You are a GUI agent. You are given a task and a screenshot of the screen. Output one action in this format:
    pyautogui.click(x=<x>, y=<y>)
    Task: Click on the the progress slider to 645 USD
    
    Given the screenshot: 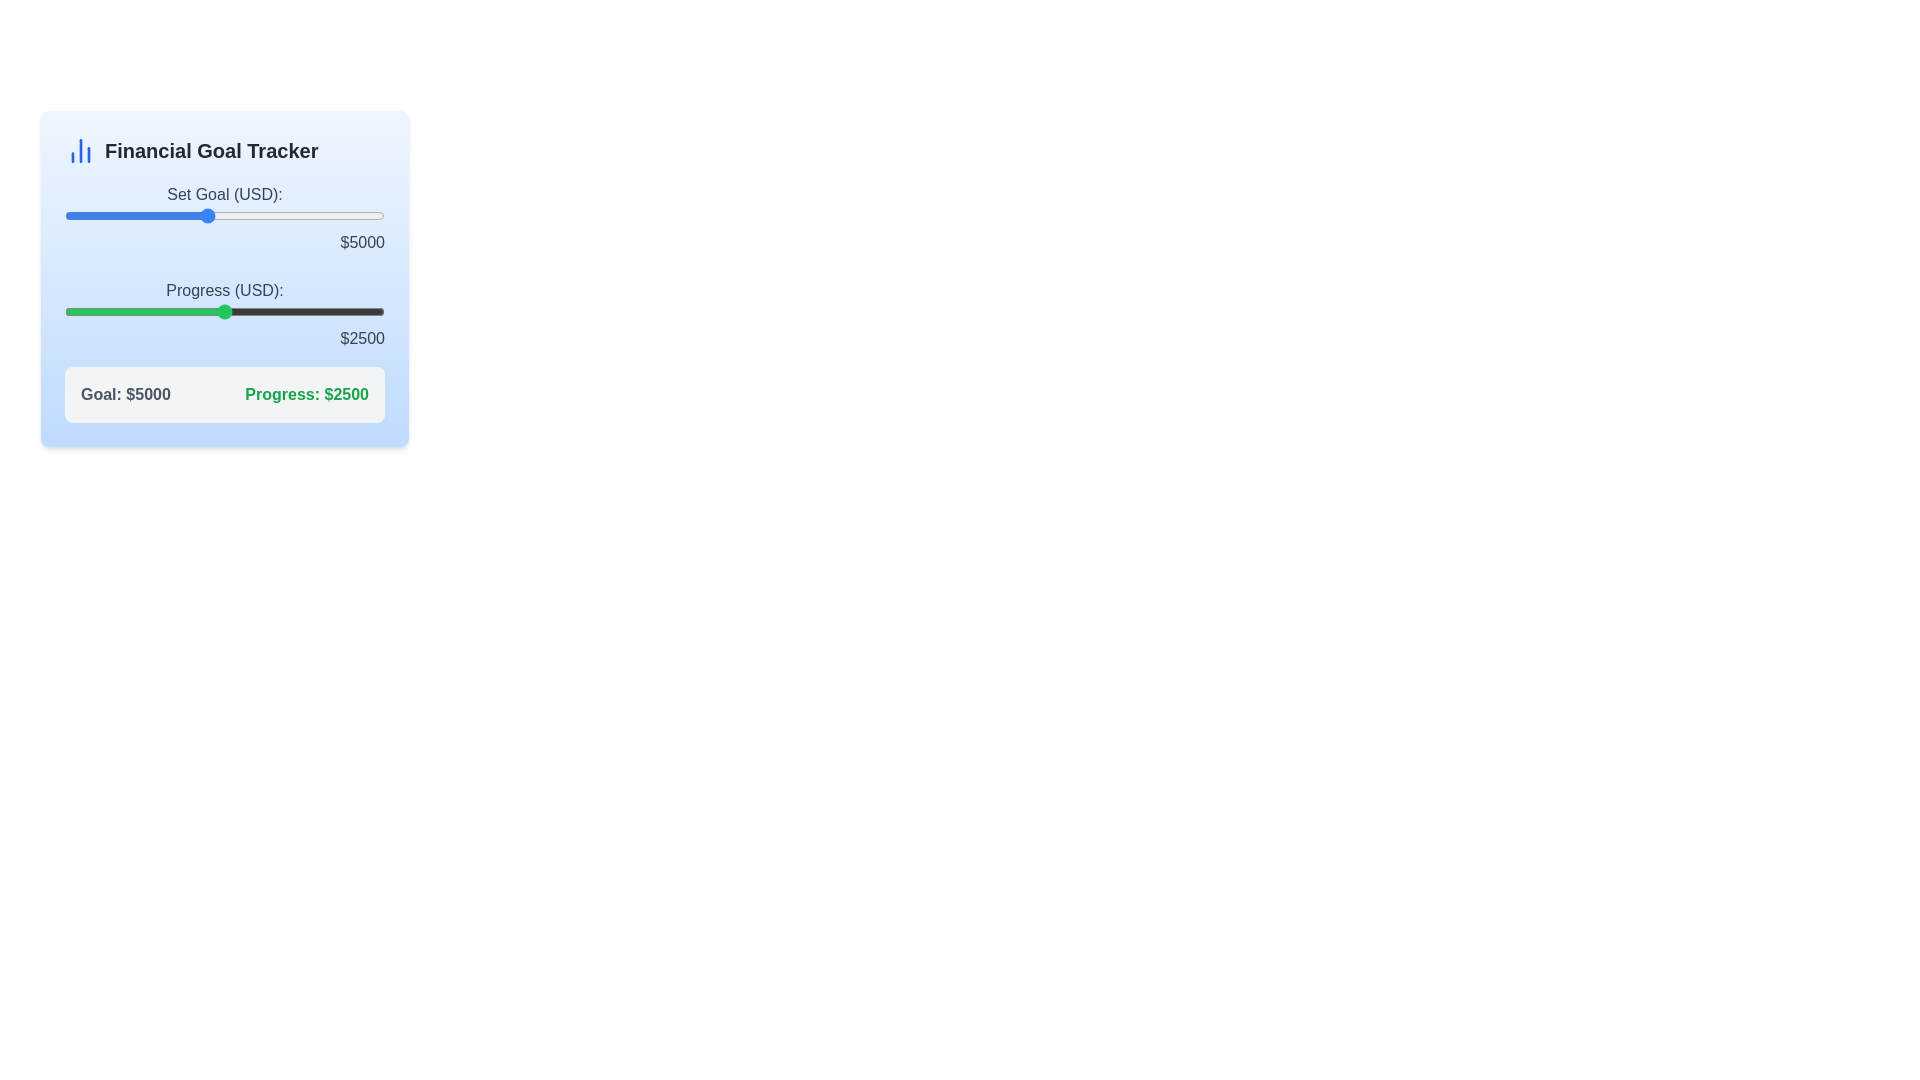 What is the action you would take?
    pyautogui.click(x=105, y=312)
    